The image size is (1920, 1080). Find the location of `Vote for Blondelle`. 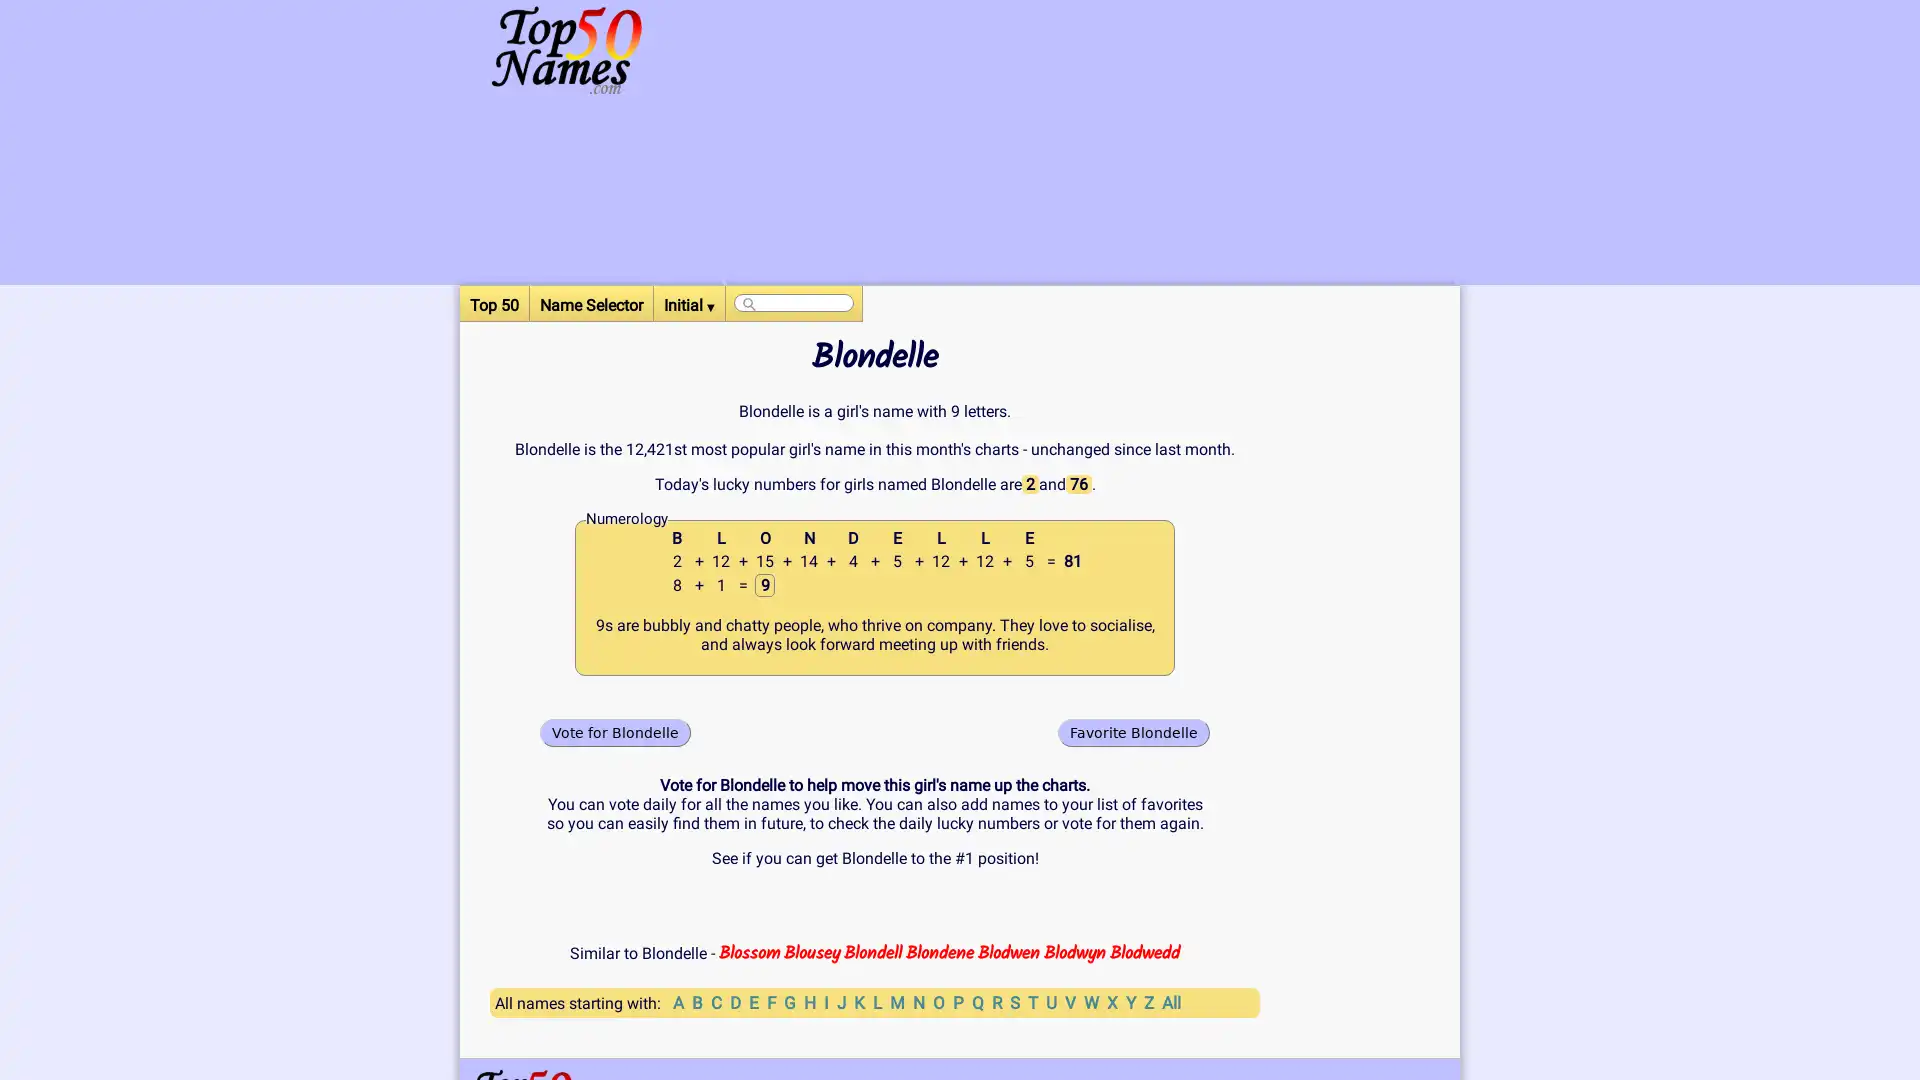

Vote for Blondelle is located at coordinates (614, 732).